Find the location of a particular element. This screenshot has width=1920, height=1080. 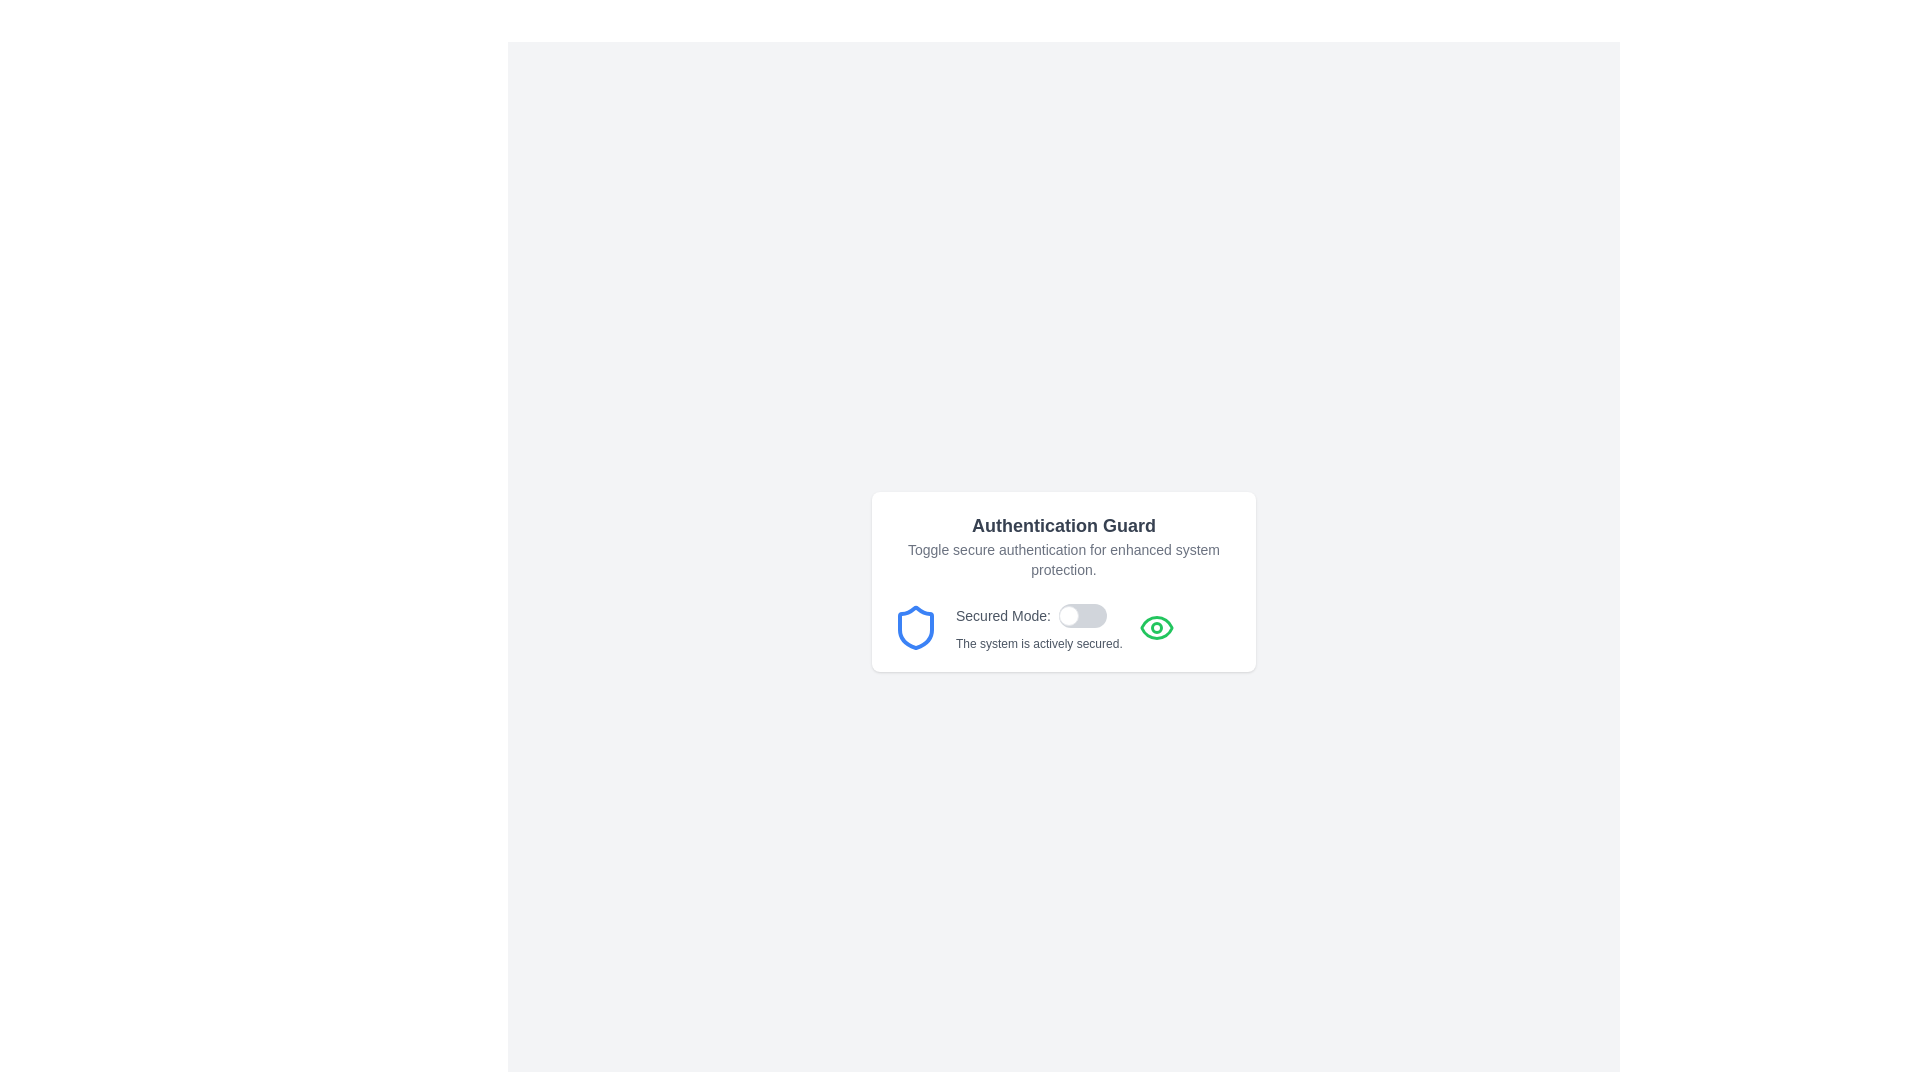

the movable thumb of the toggle switch located in the bottom-right part of the interface card is located at coordinates (1067, 615).